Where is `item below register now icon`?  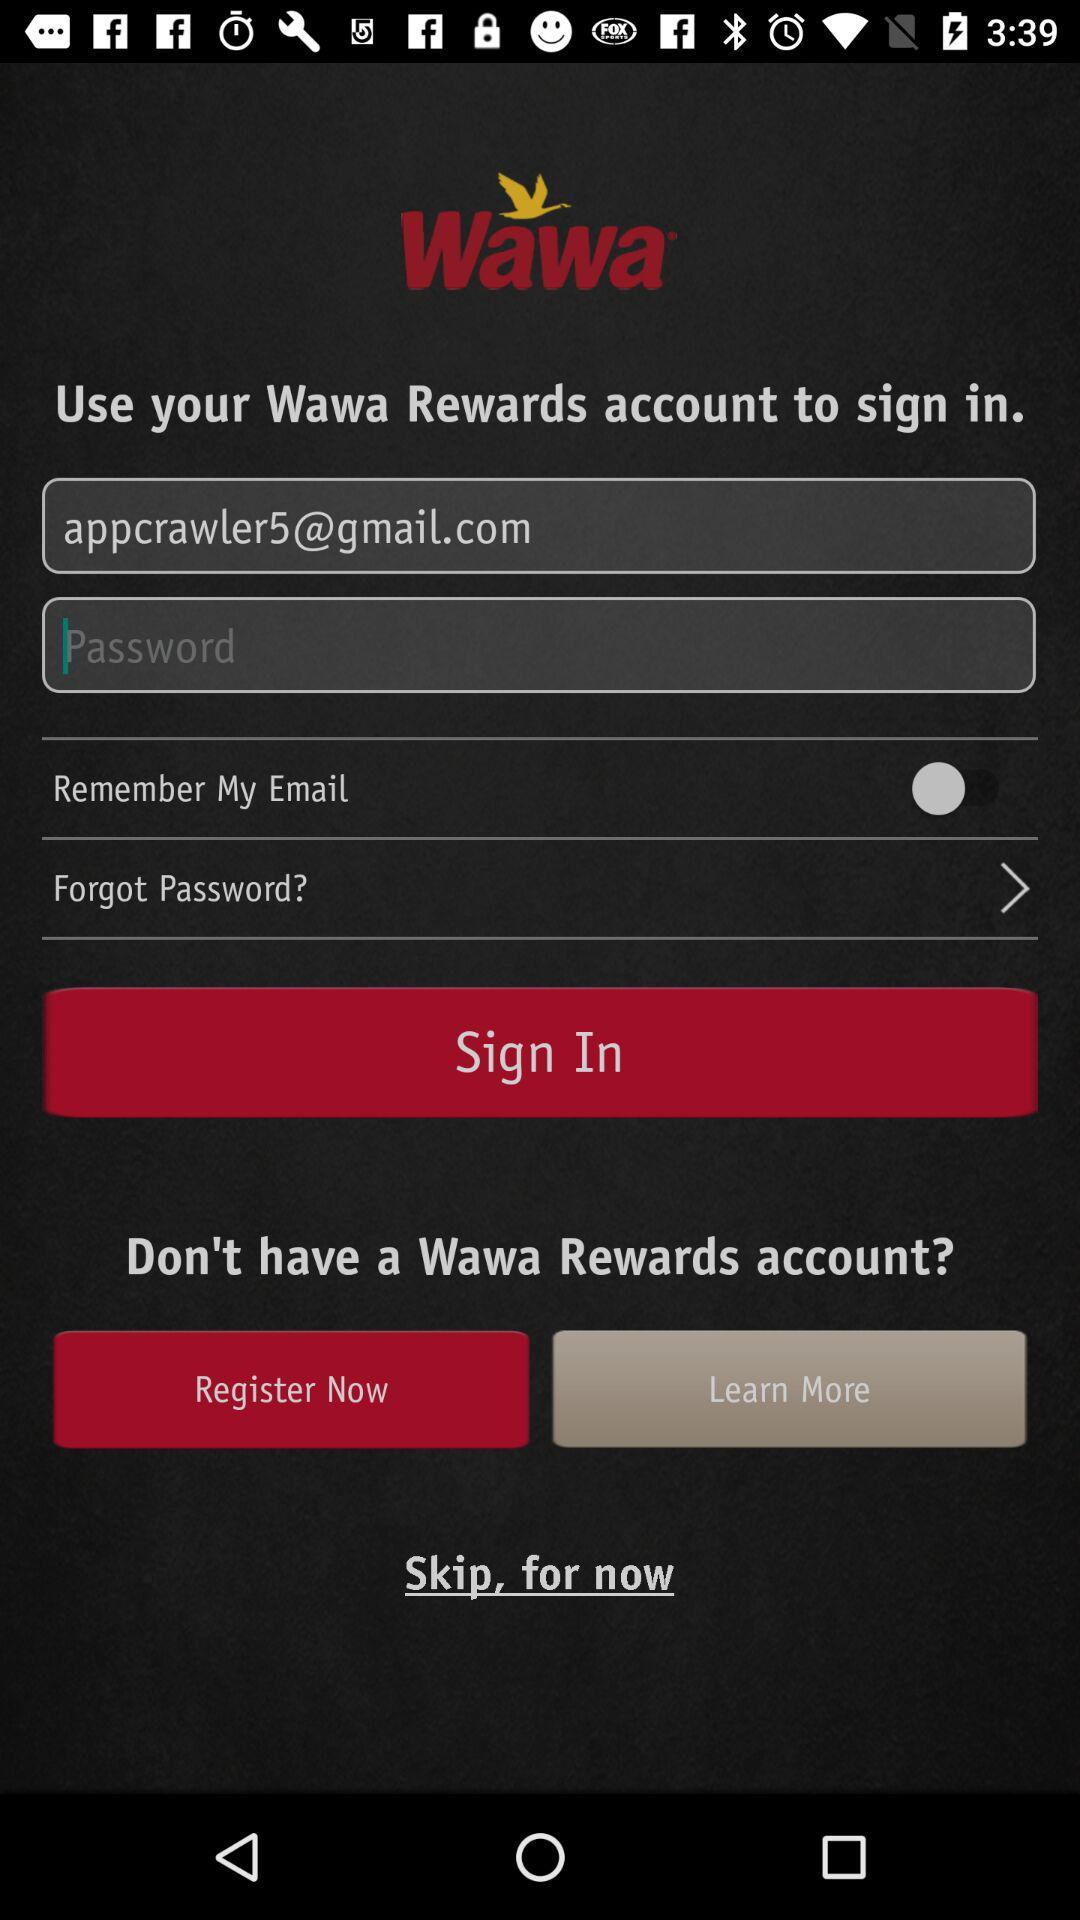 item below register now icon is located at coordinates (538, 1571).